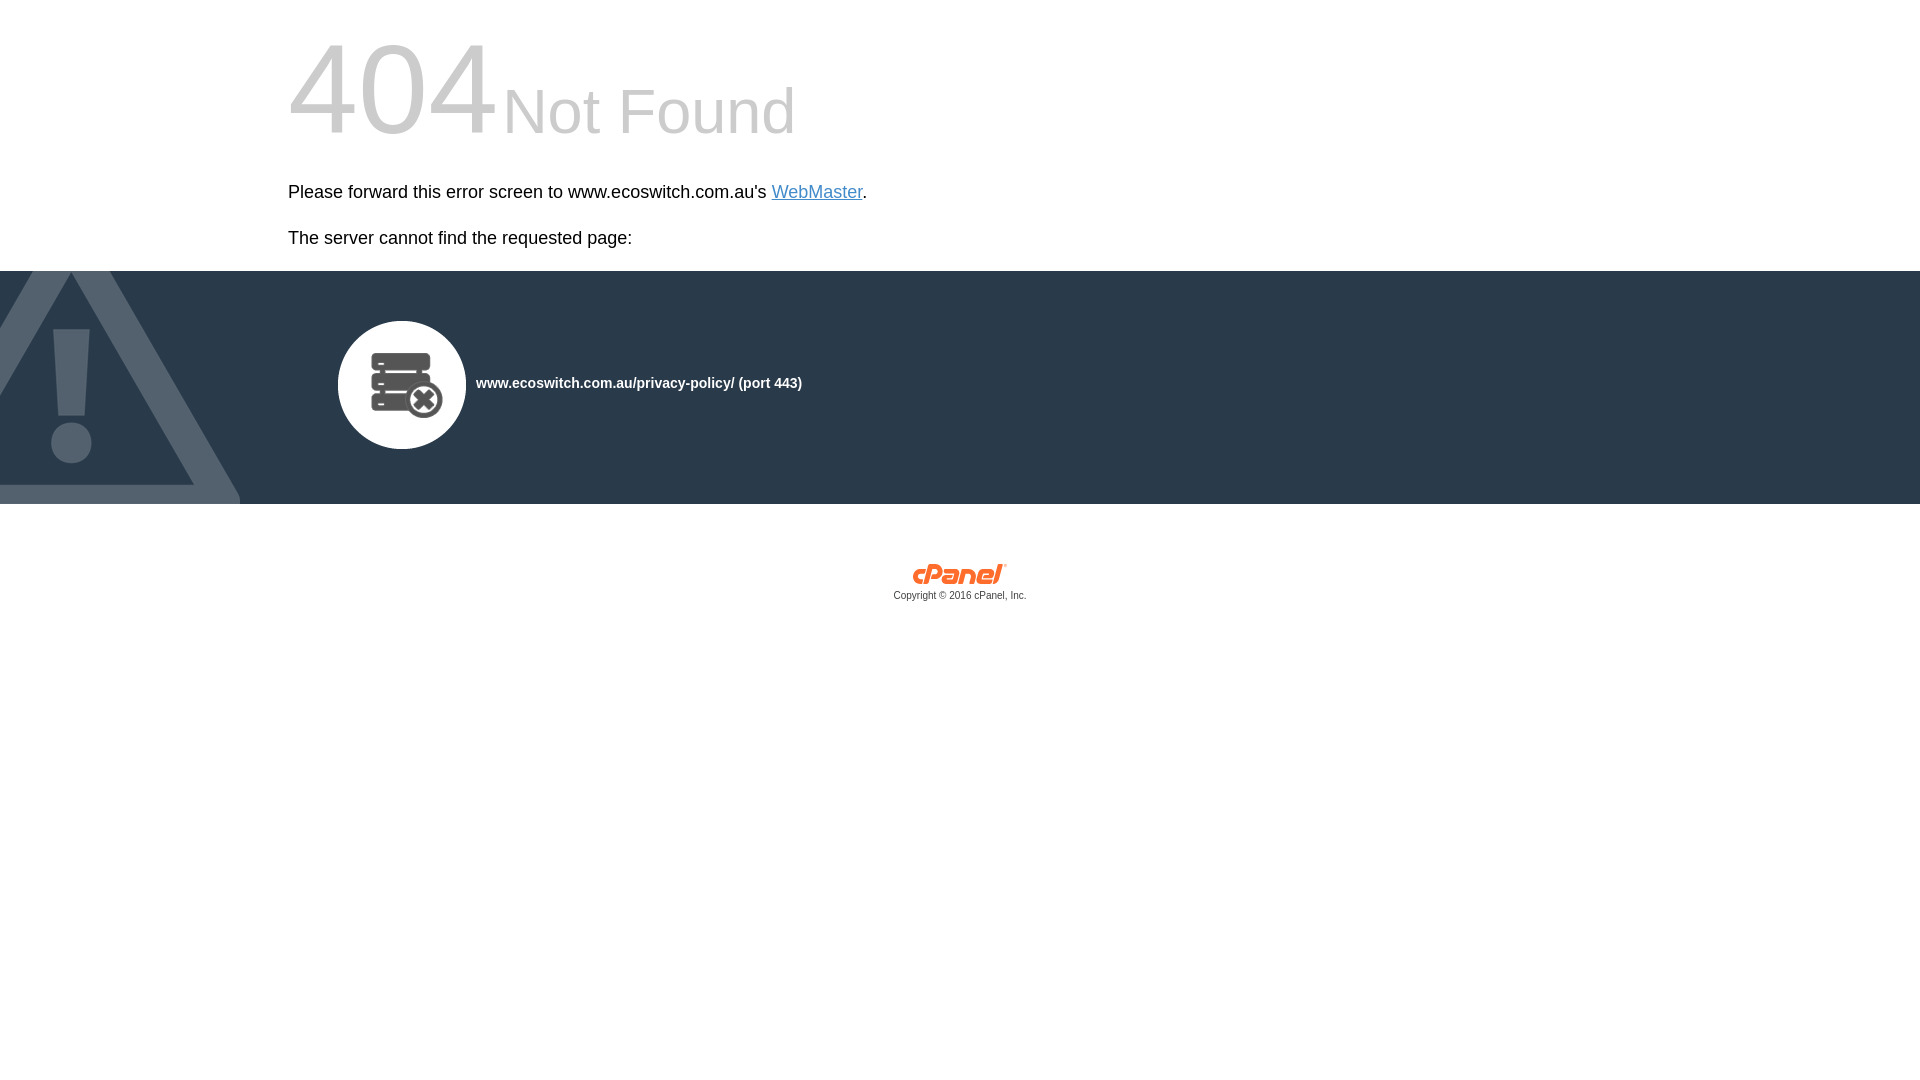 This screenshot has width=1920, height=1080. Describe the element at coordinates (817, 192) in the screenshot. I see `'WebMaster'` at that location.